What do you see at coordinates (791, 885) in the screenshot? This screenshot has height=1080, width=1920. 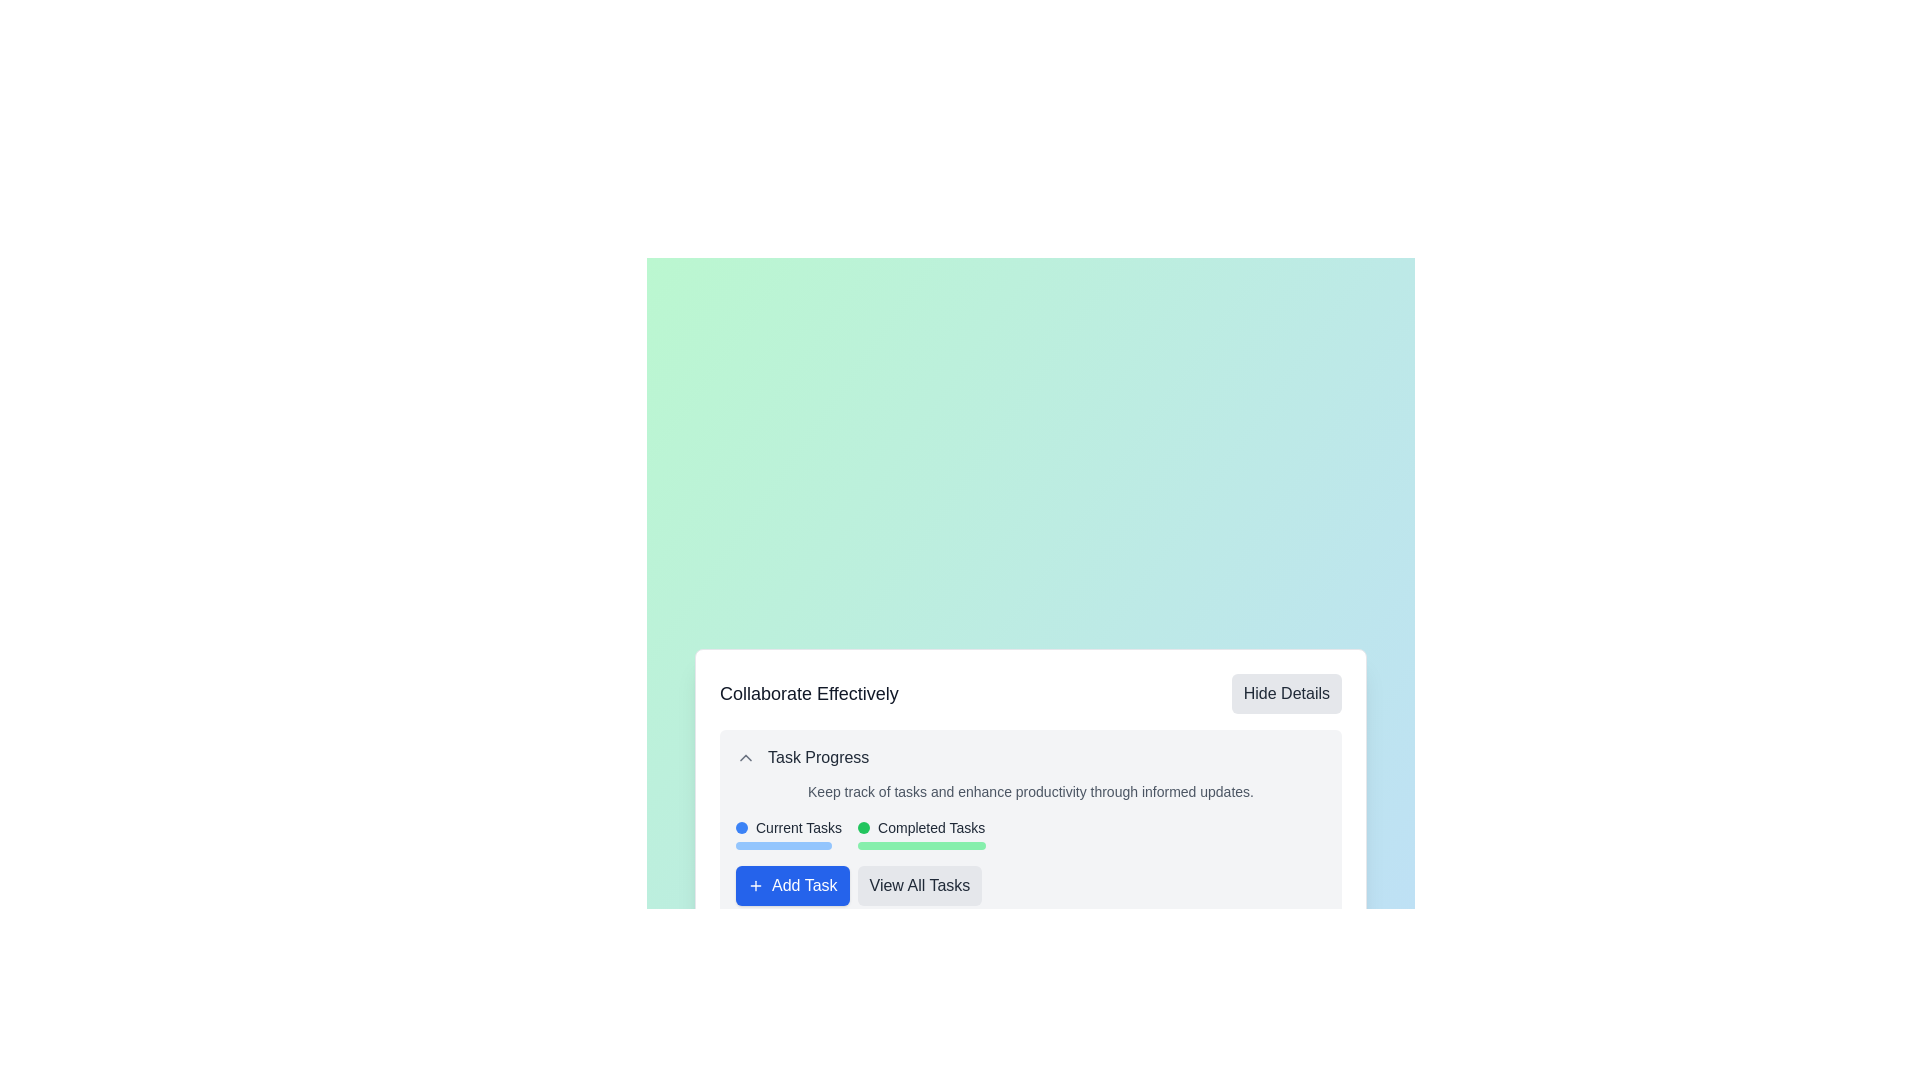 I see `the leftmost button in the 'Task Progress' section` at bounding box center [791, 885].